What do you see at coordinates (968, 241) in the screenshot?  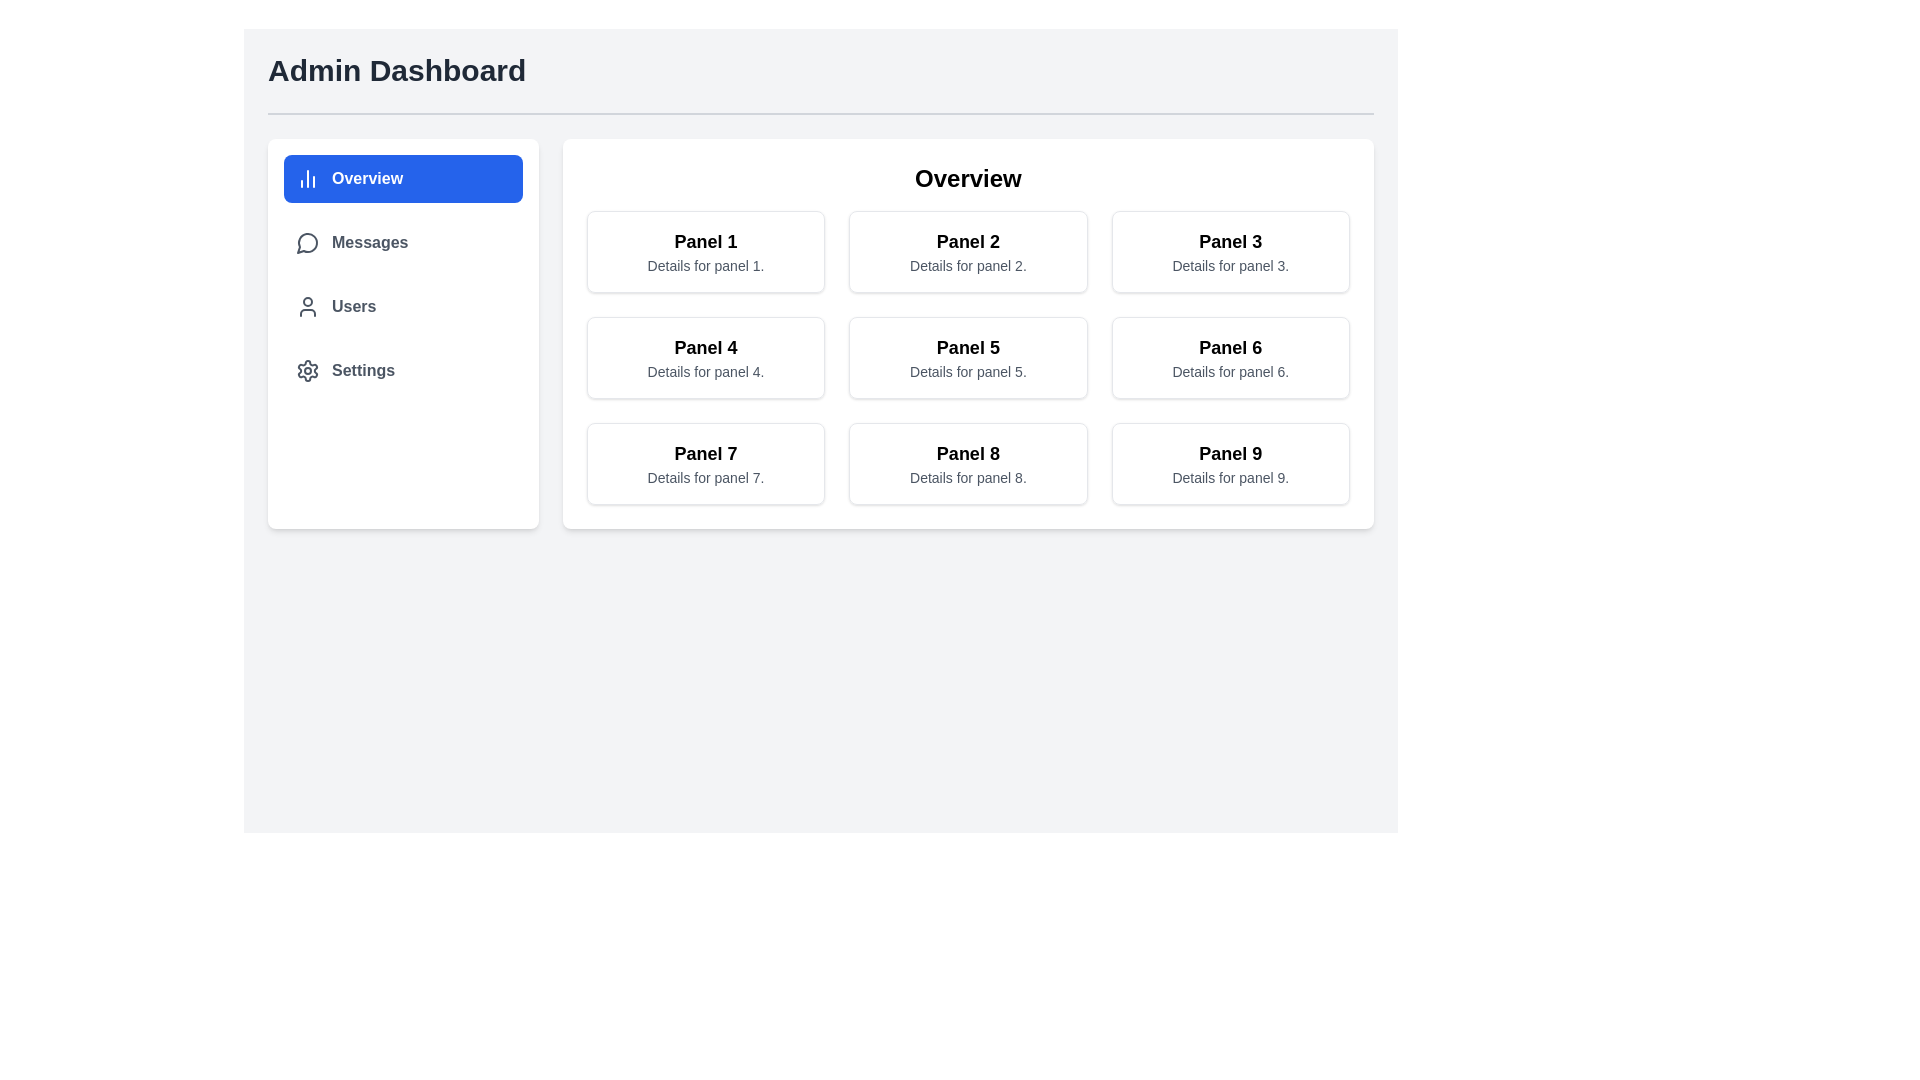 I see `the text label that serves as the heading for the panel titled 'Details for panel 2', located in the second column of the topmost row of panels` at bounding box center [968, 241].